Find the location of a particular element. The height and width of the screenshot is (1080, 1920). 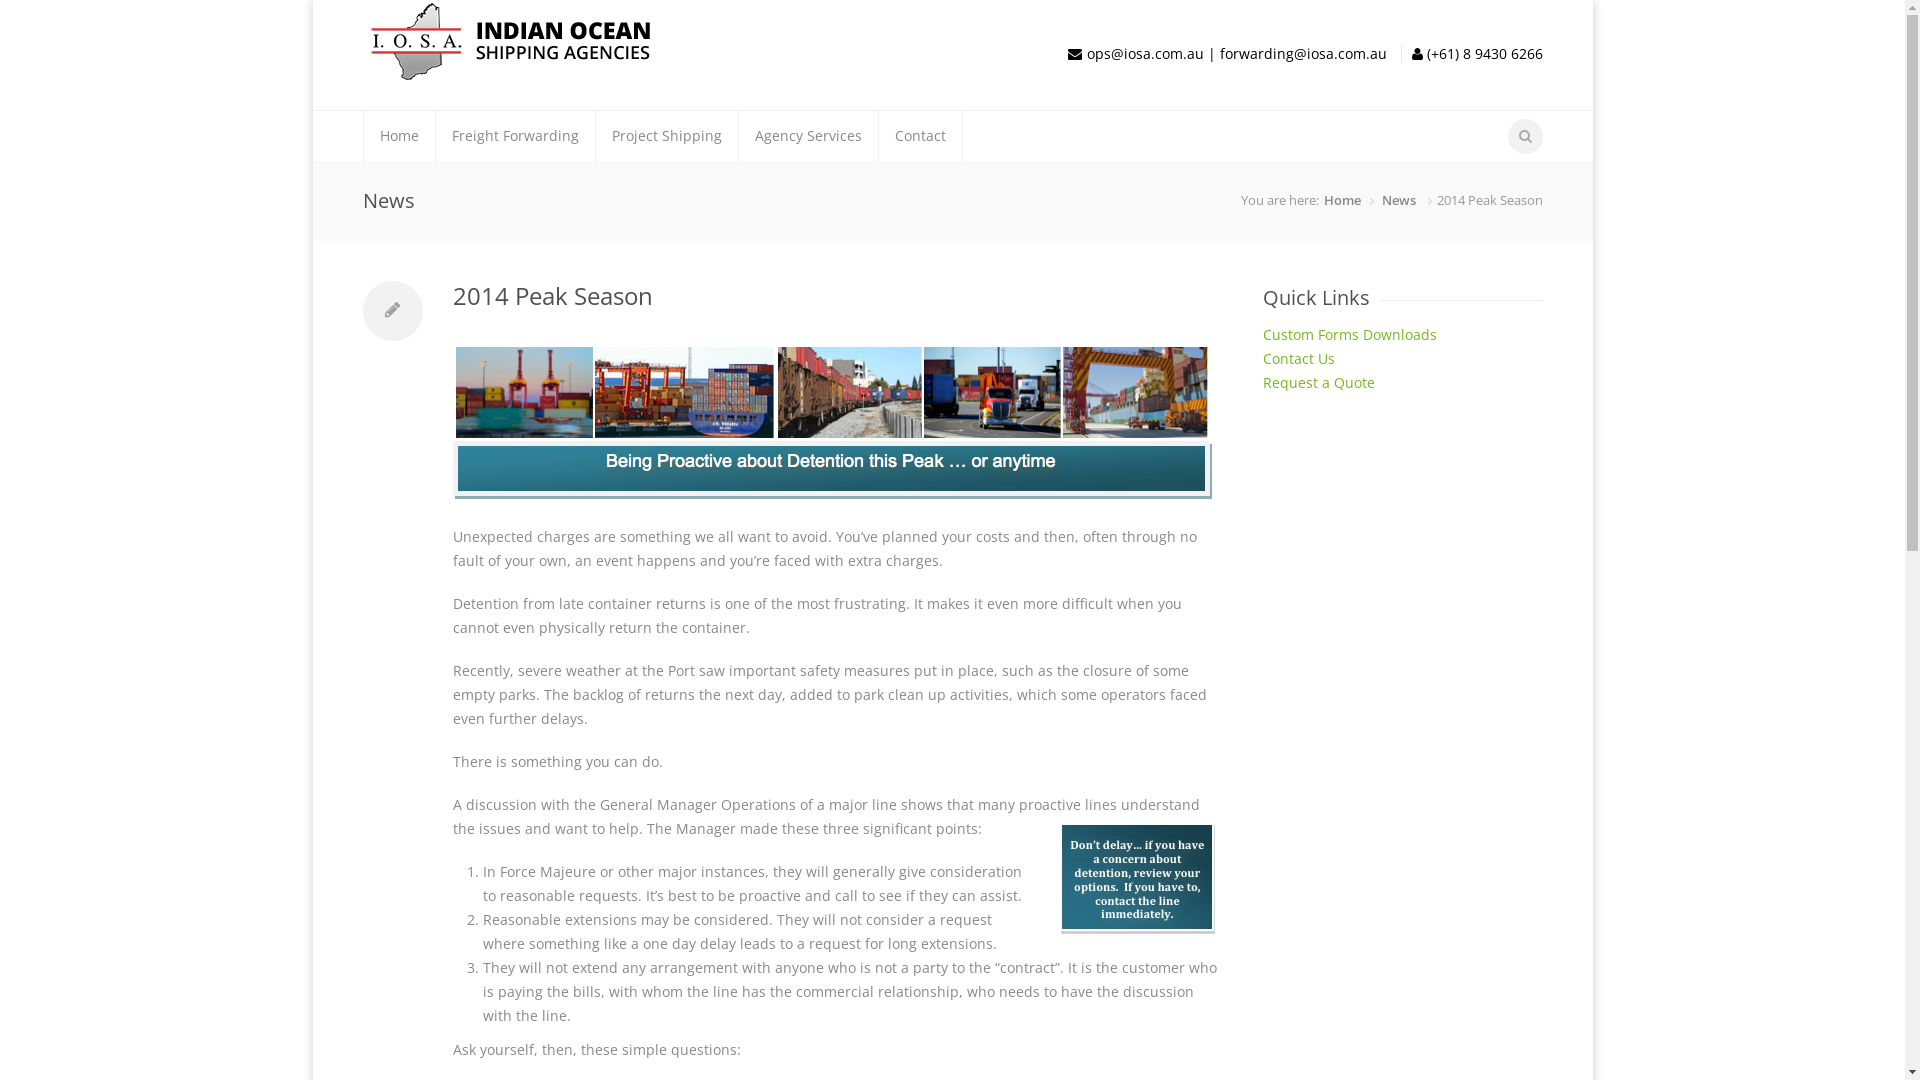

'Agency Services' is located at coordinates (807, 135).